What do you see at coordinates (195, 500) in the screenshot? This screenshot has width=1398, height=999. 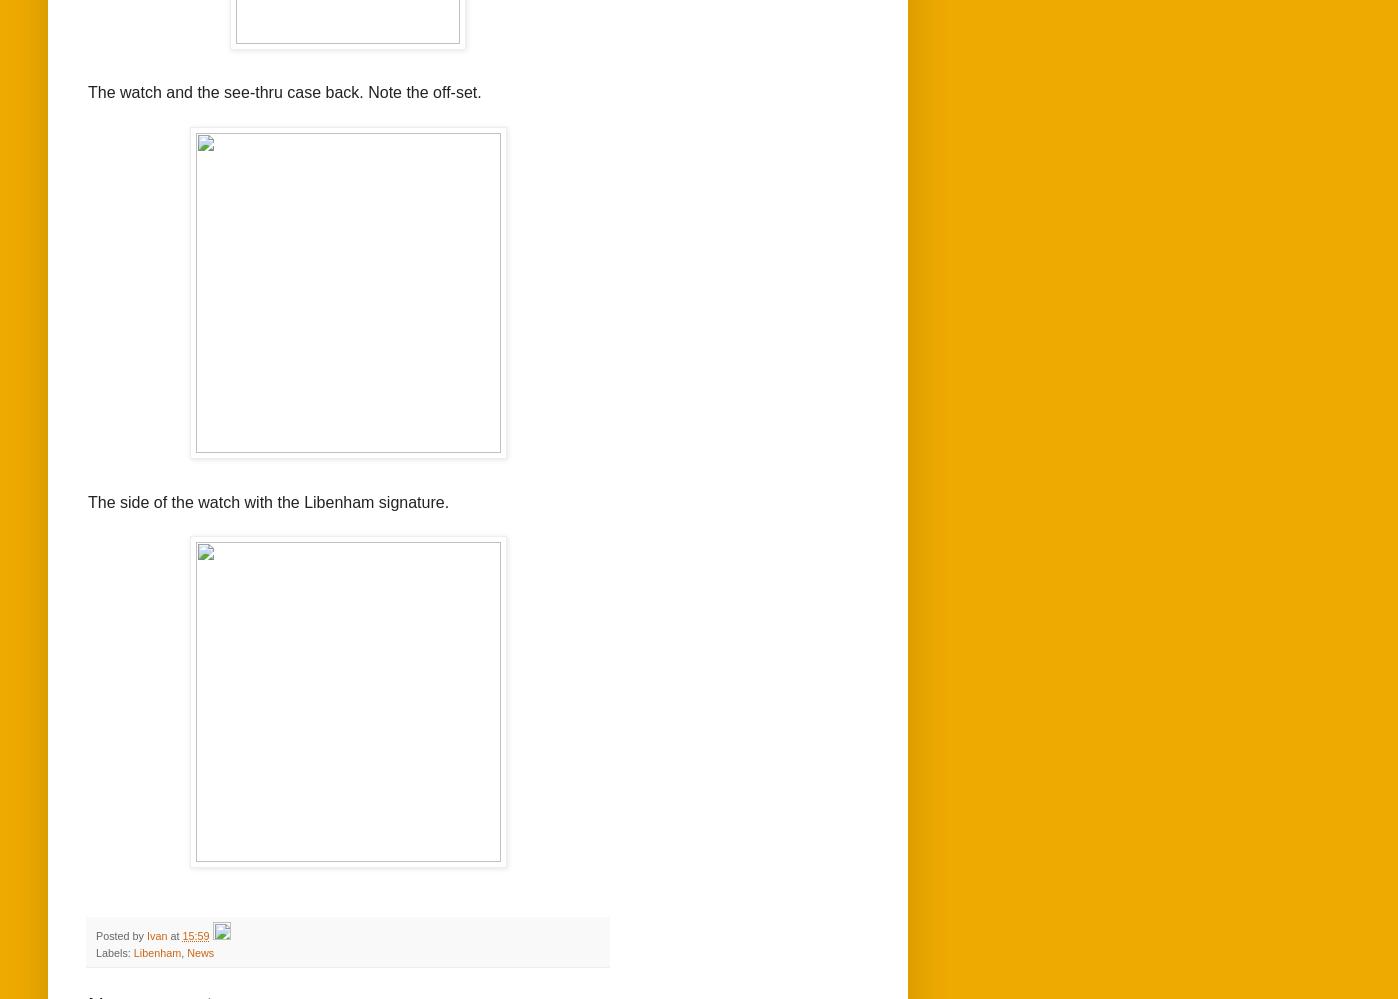 I see `'The side of the watch with the'` at bounding box center [195, 500].